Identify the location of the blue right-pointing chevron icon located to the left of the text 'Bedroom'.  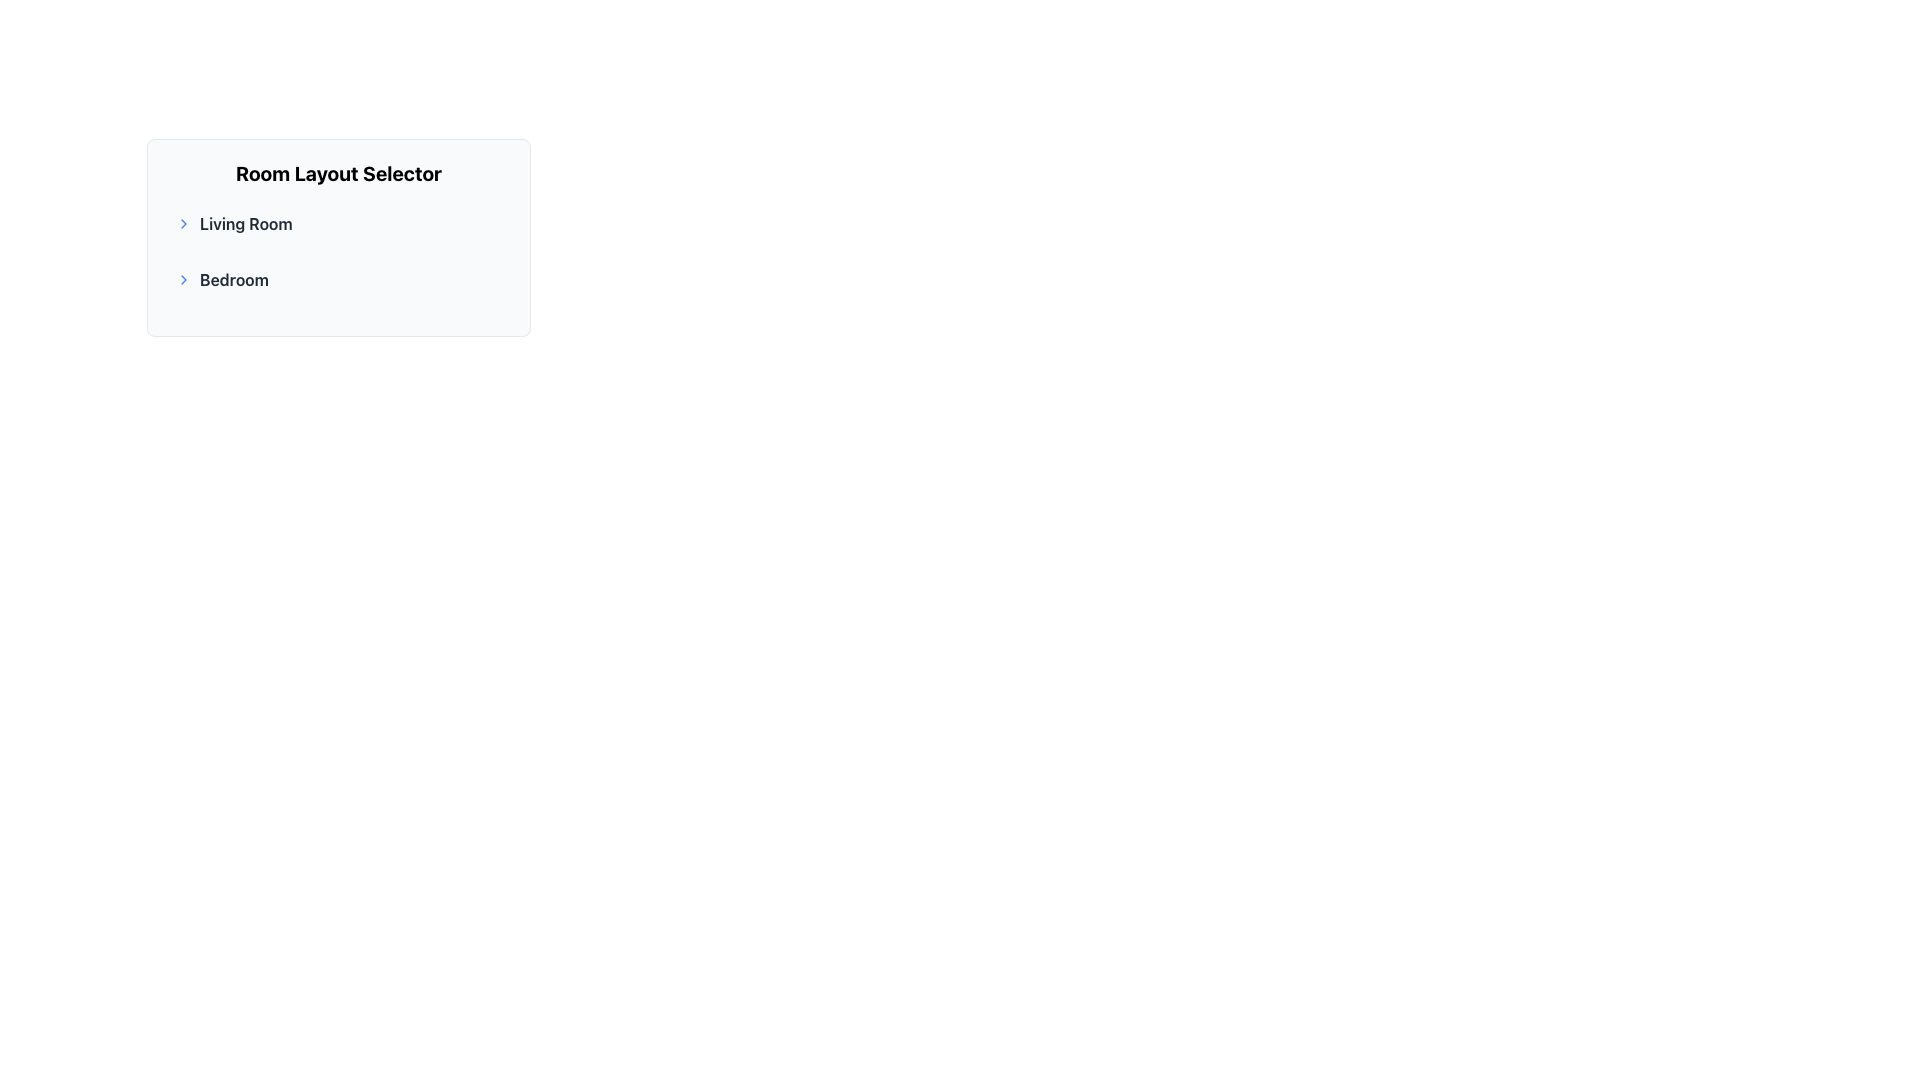
(183, 280).